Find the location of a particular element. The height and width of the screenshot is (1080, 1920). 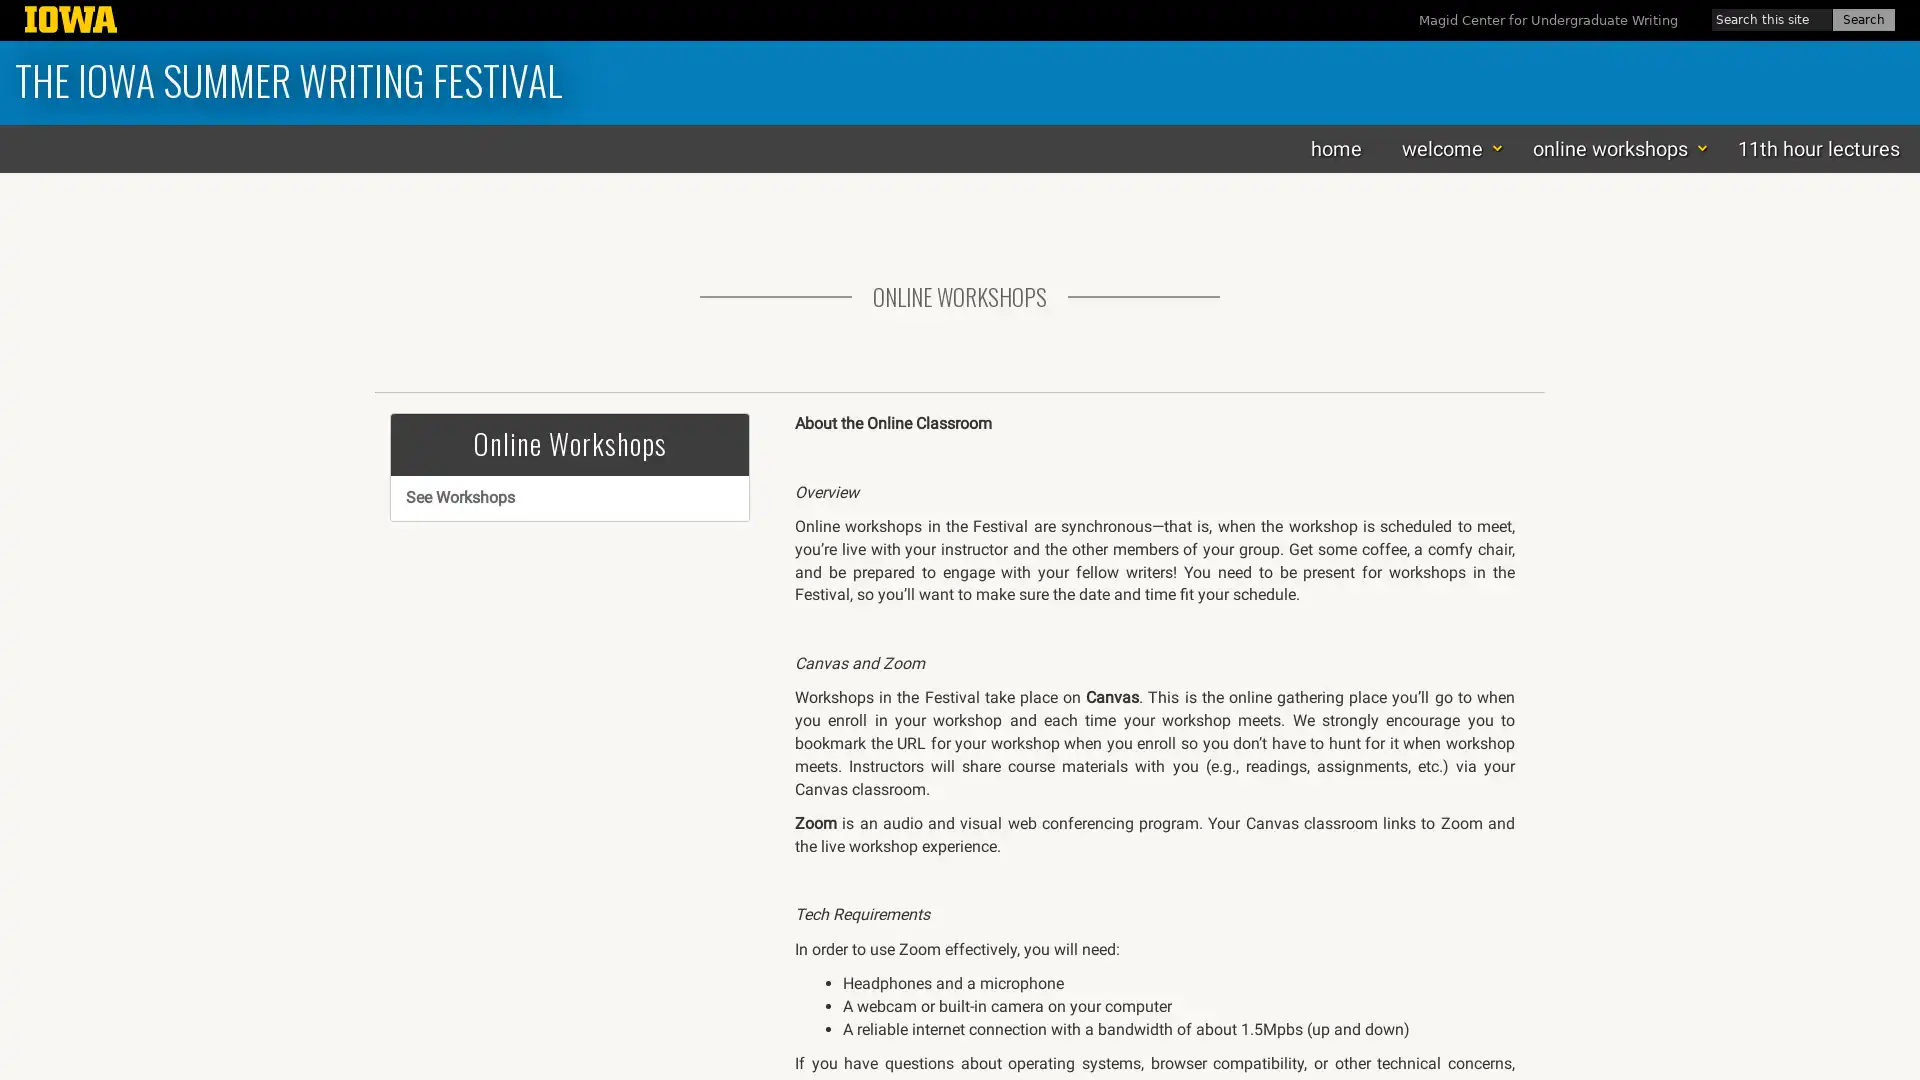

Search is located at coordinates (1862, 19).